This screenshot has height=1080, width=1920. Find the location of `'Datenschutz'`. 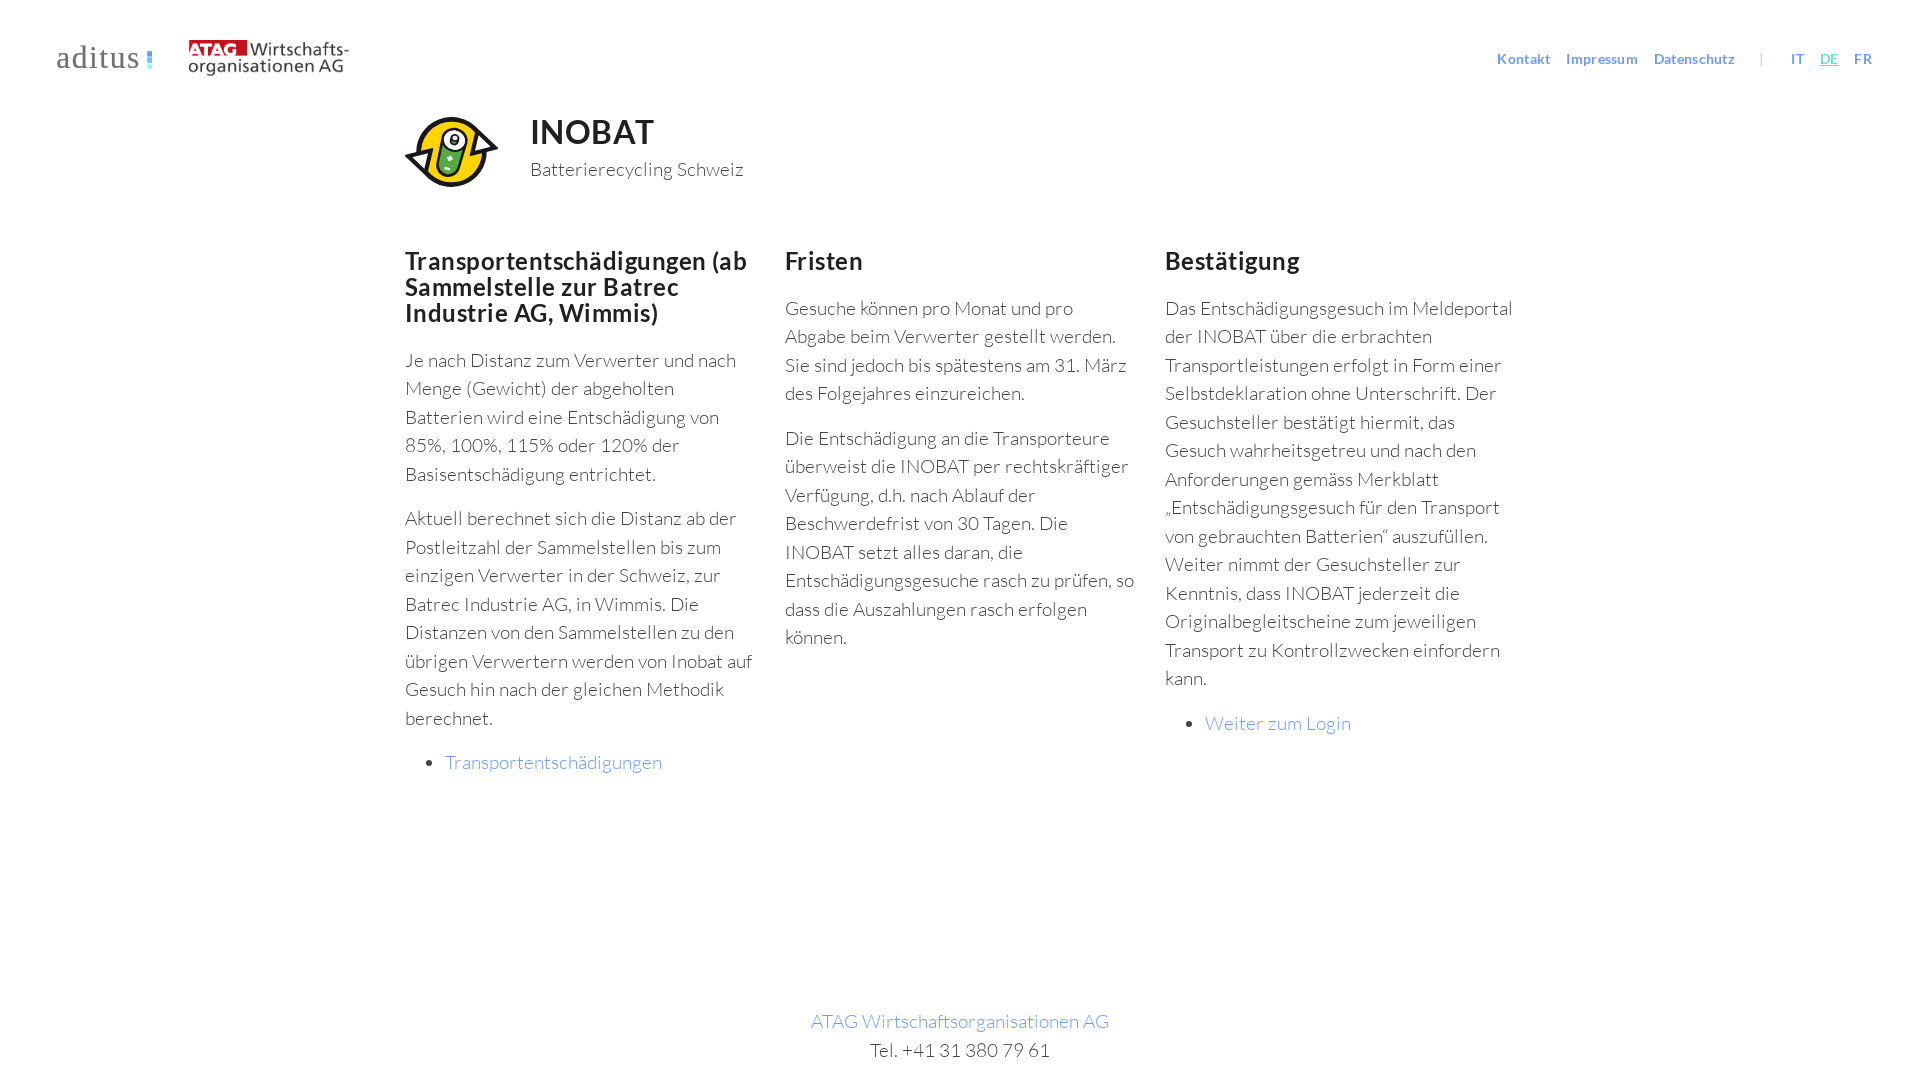

'Datenschutz' is located at coordinates (1646, 57).